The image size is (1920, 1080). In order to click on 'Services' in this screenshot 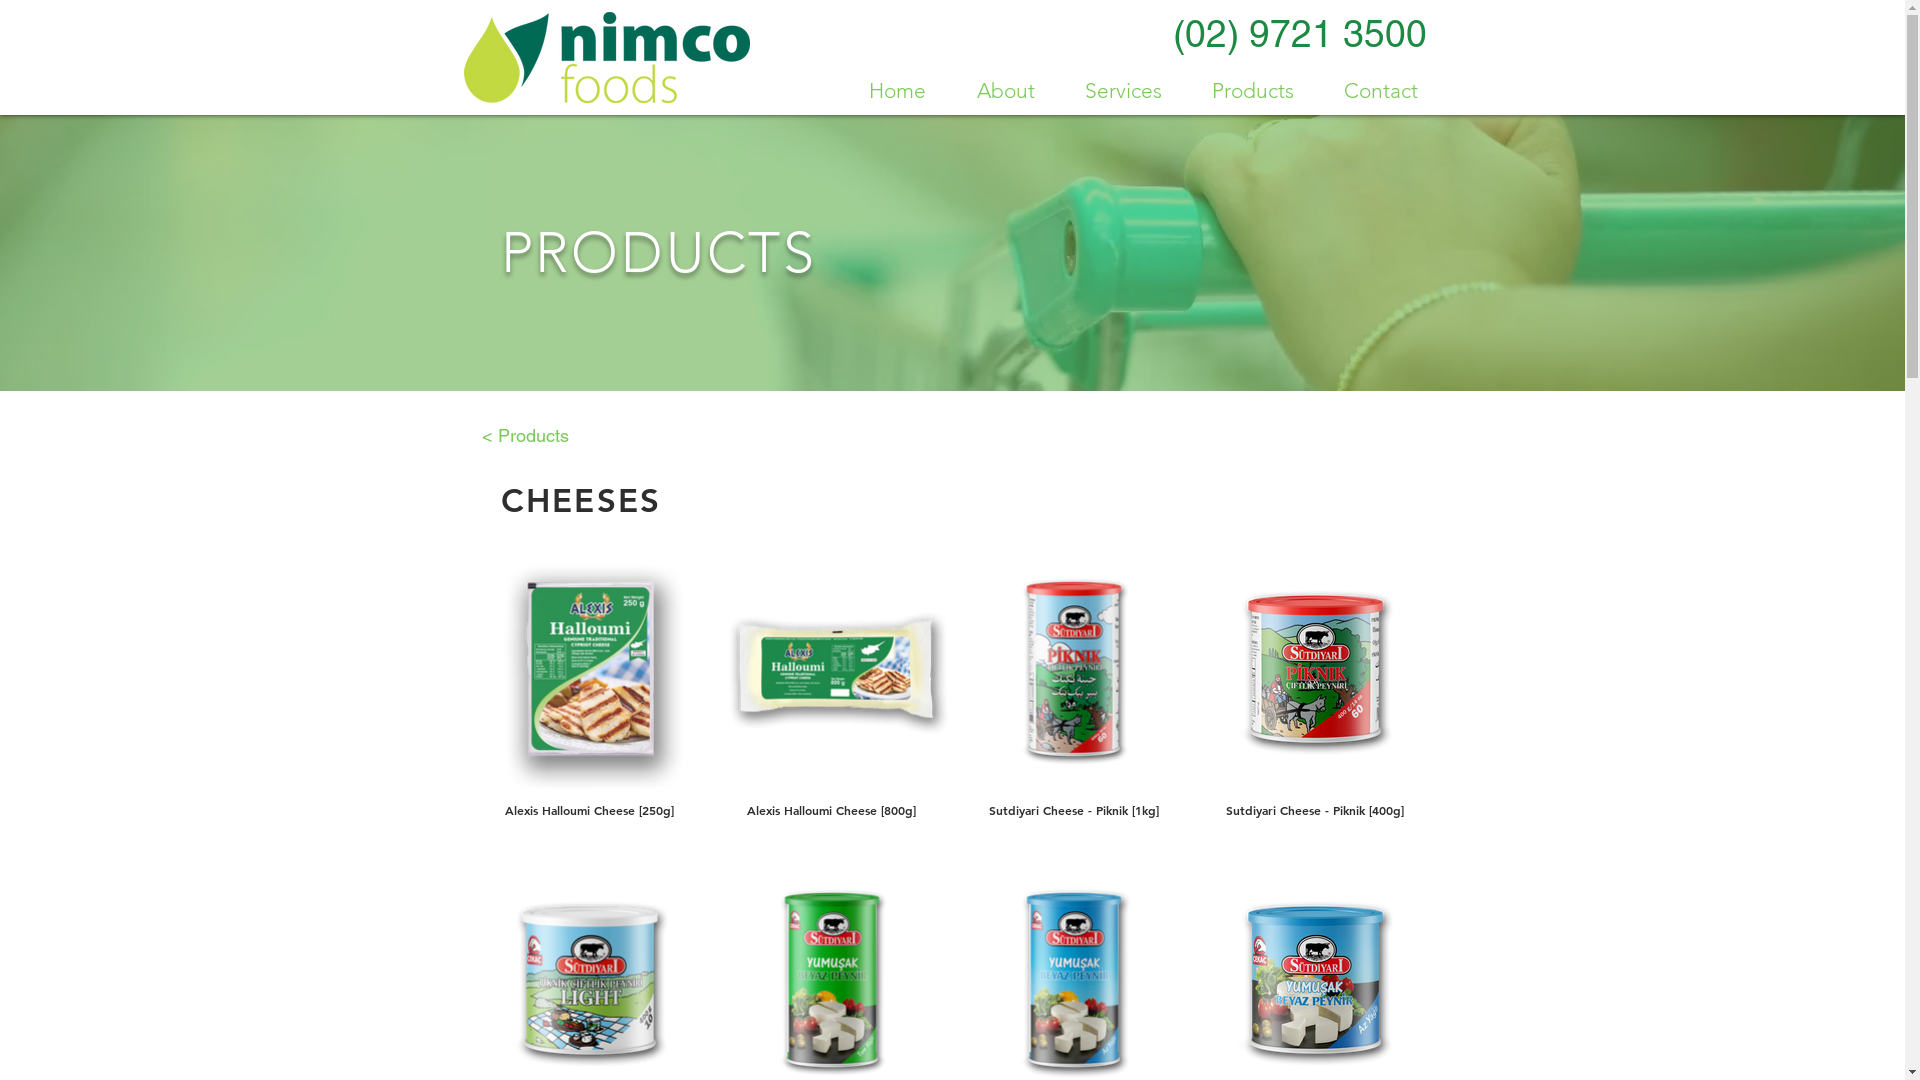, I will do `click(1123, 90)`.